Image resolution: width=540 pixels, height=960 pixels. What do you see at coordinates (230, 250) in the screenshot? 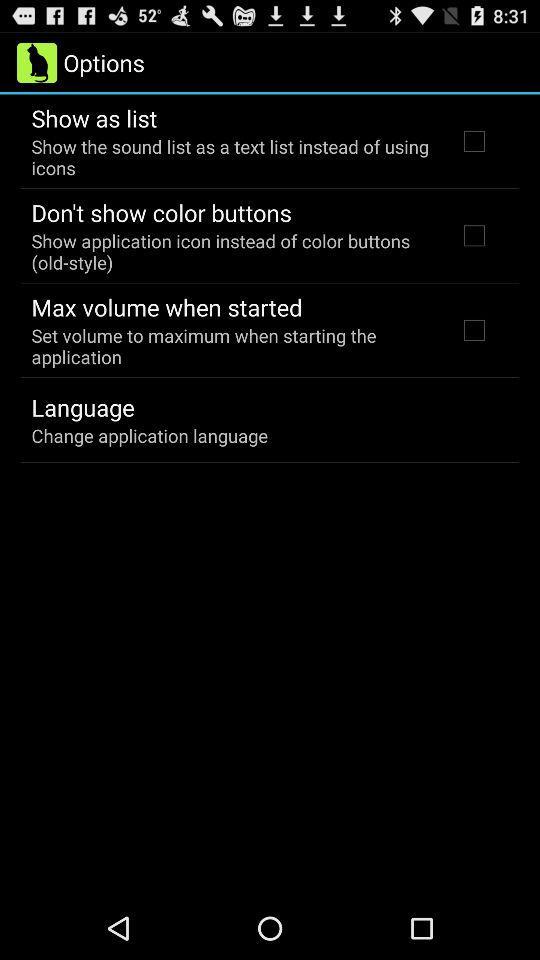
I see `show application icon` at bounding box center [230, 250].